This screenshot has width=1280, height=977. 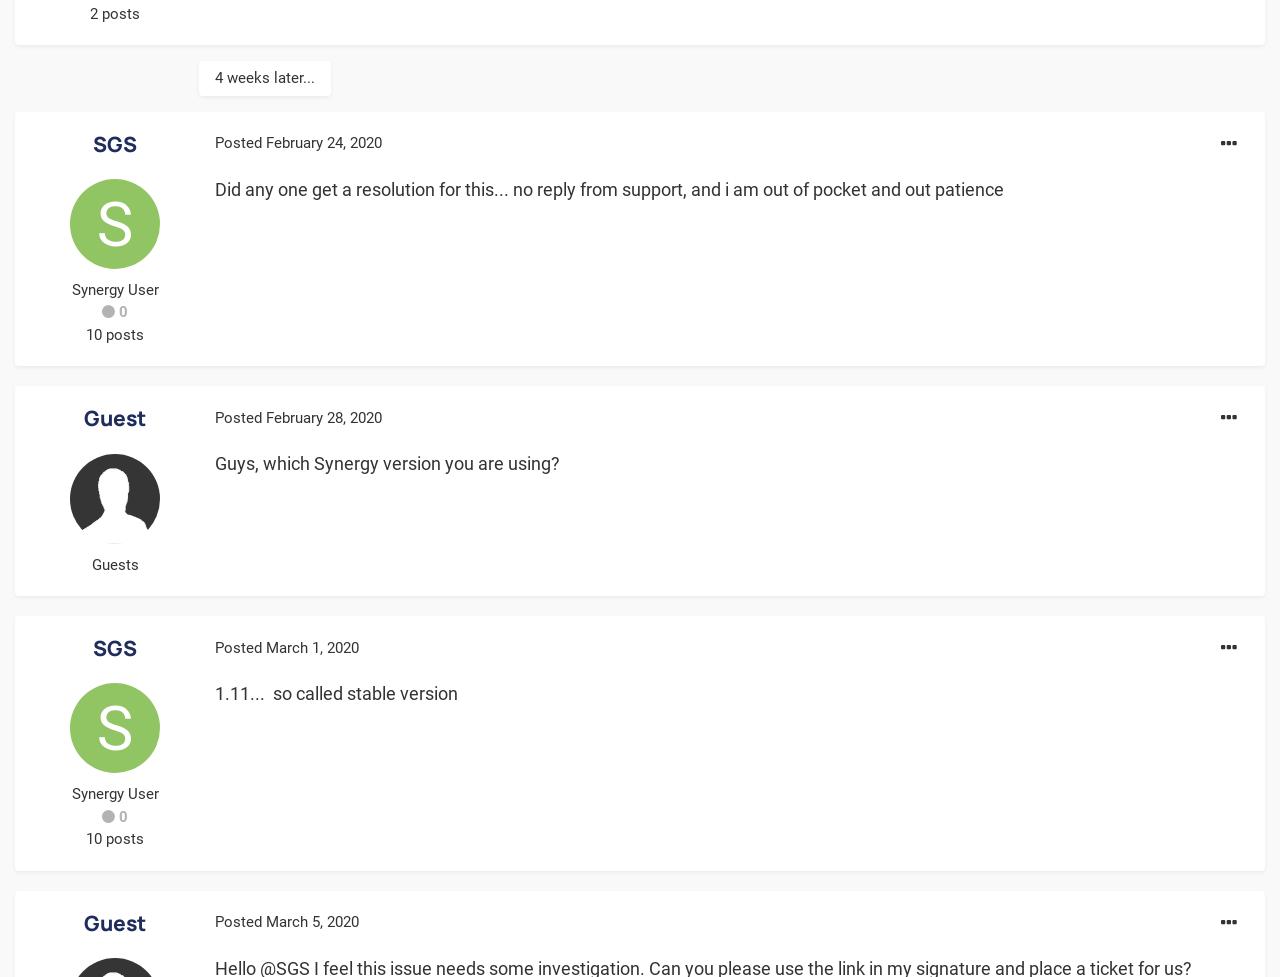 I want to click on 'March 1, 2020', so click(x=311, y=645).